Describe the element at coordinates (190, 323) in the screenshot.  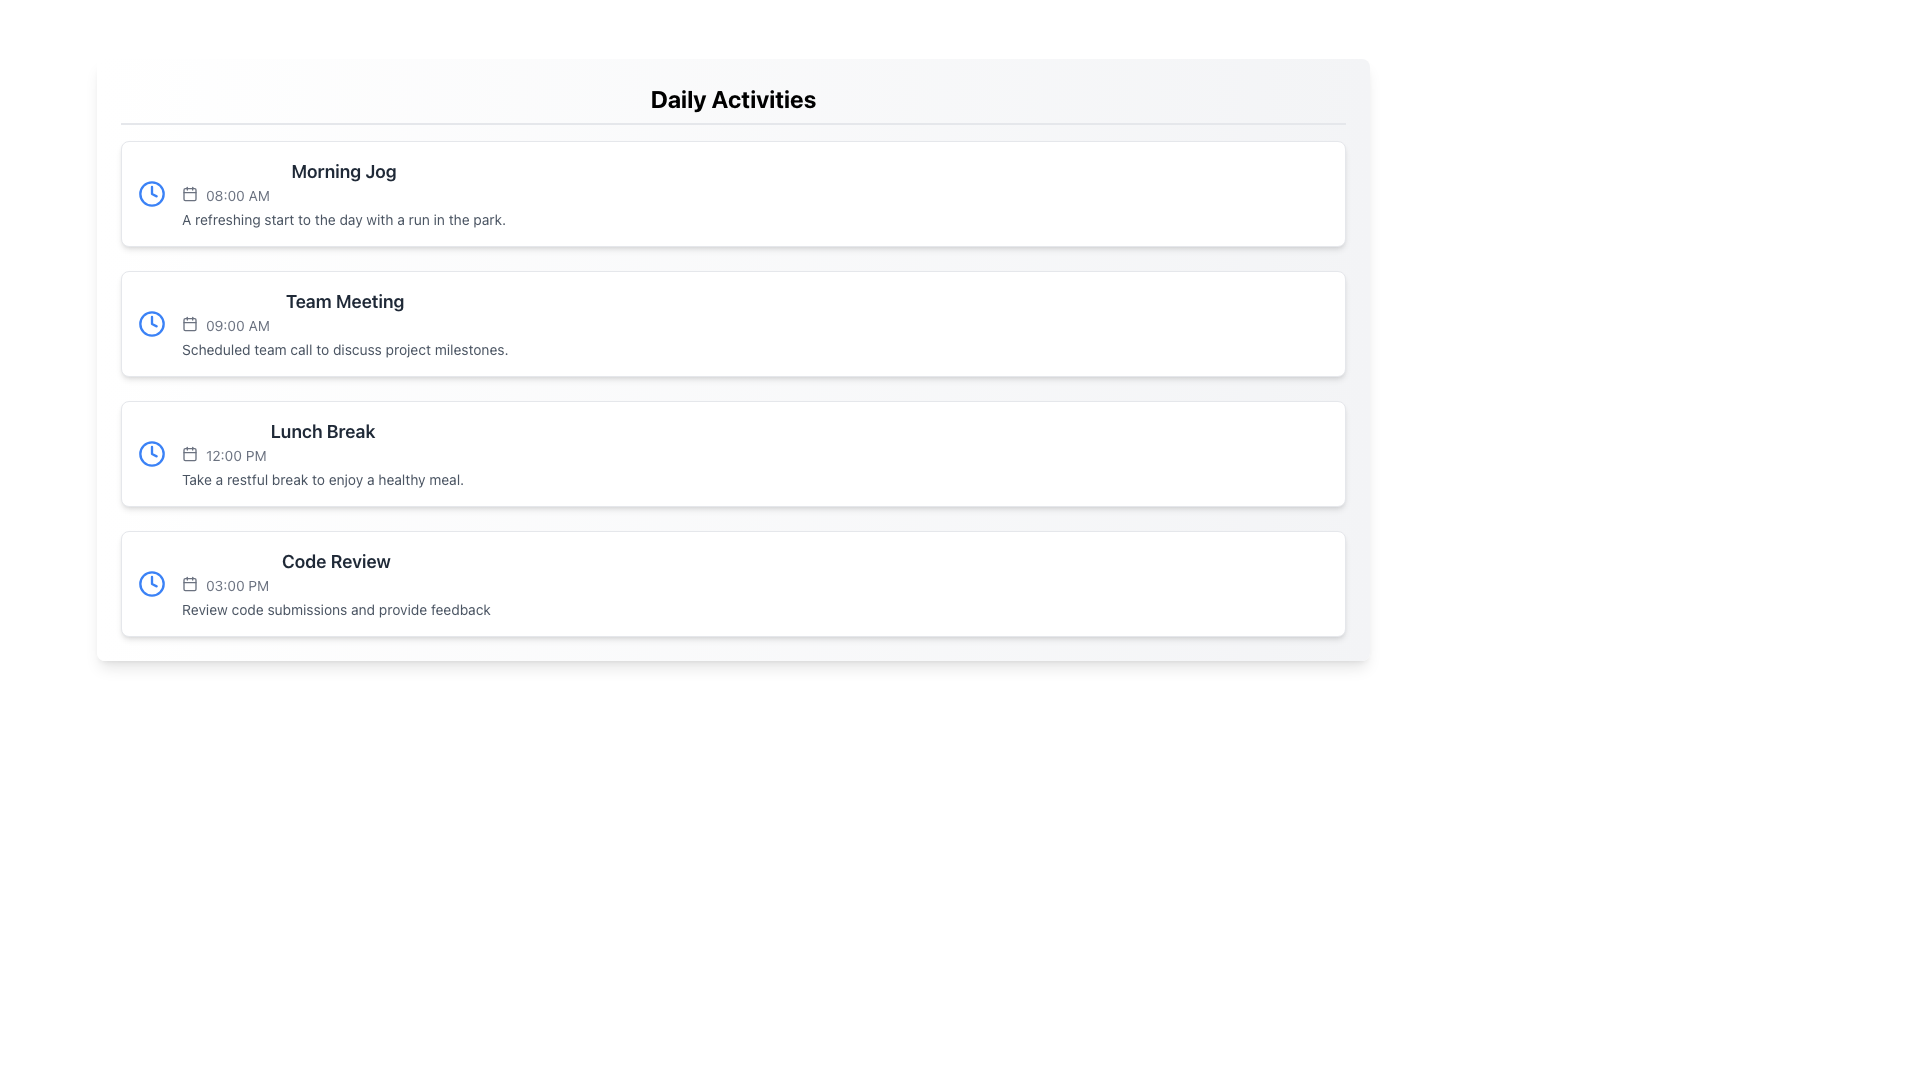
I see `the calendar icon located in the second list item titled 'Team Meeting', positioned to the left of the text '09:00 AM'` at that location.